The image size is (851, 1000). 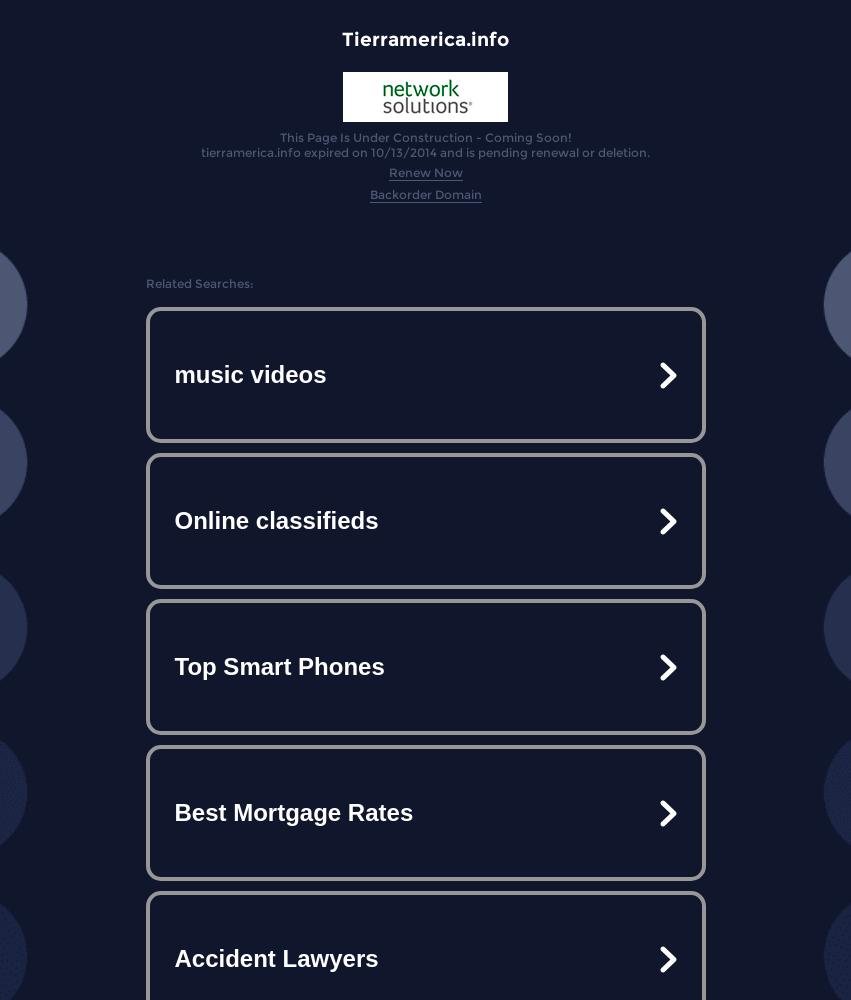 I want to click on 'Backorder Domain', so click(x=368, y=193).